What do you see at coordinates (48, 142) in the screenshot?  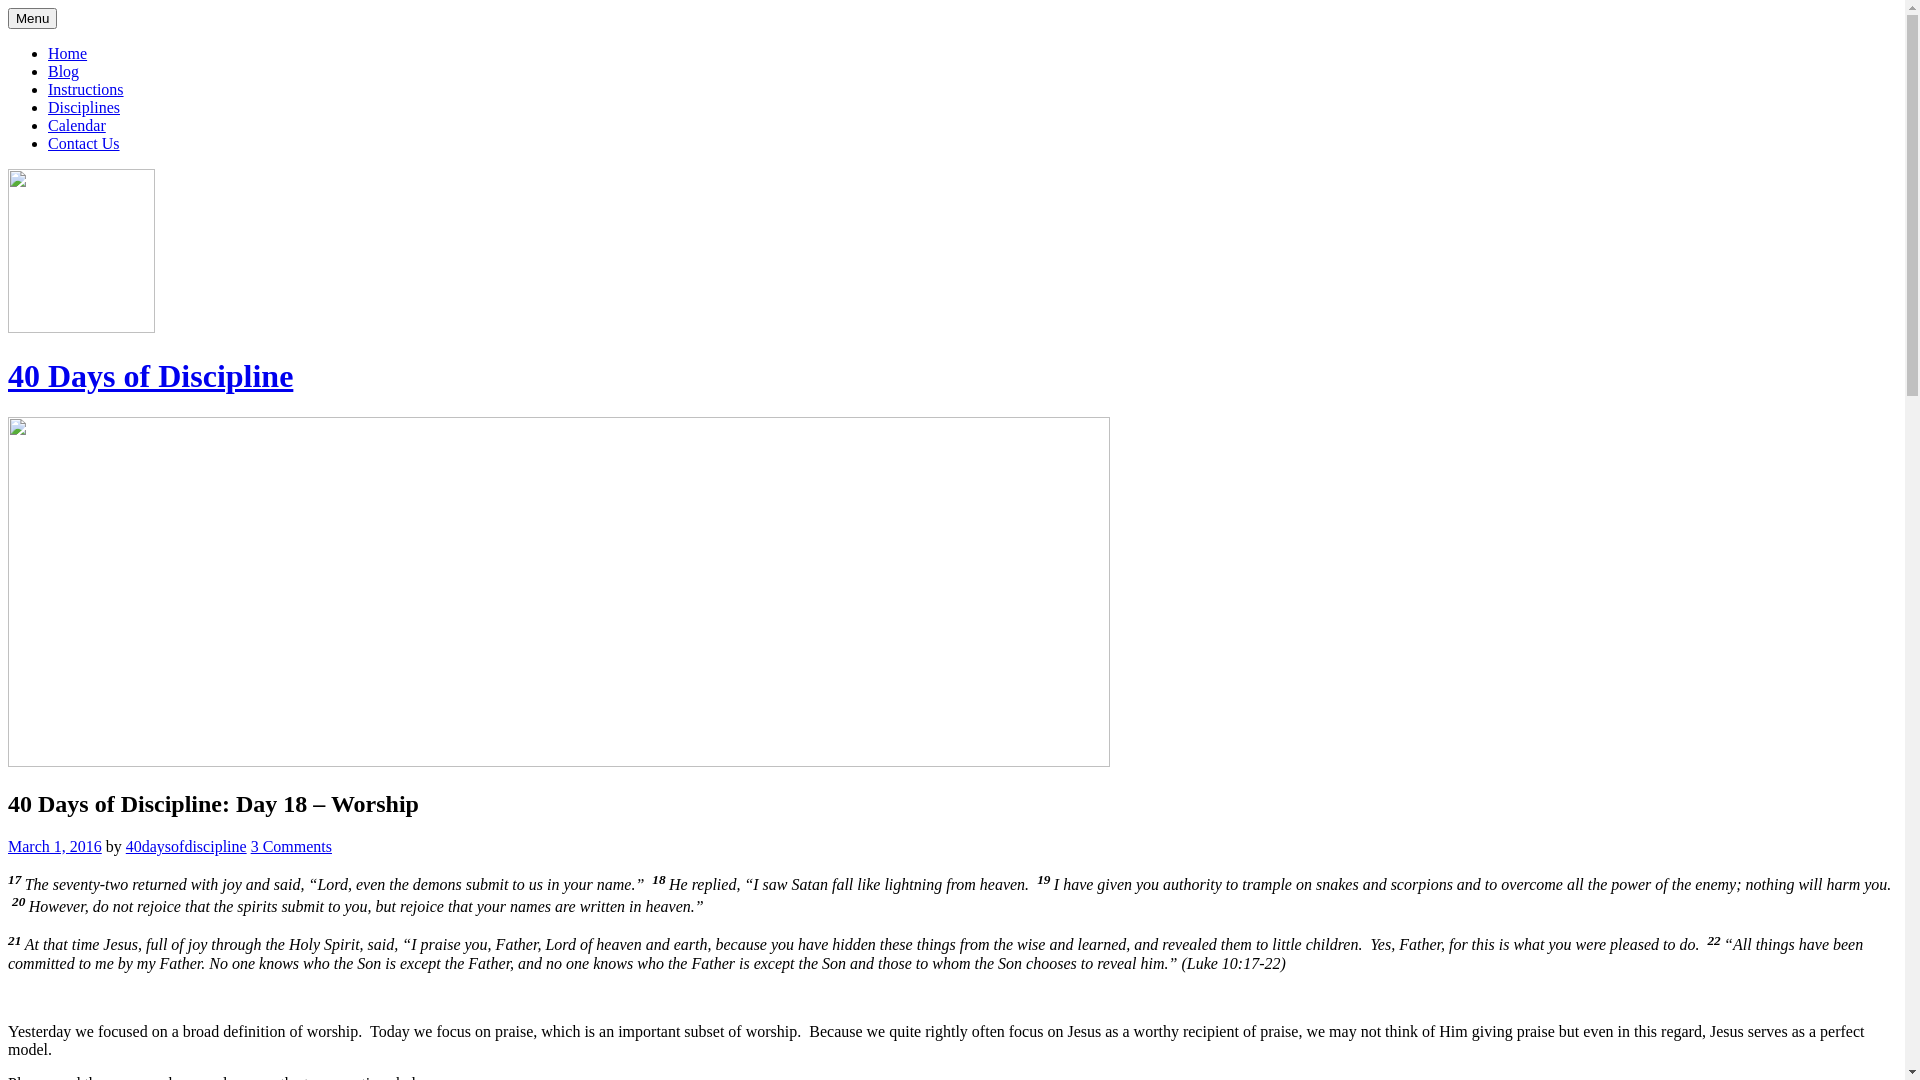 I see `'Contact Us'` at bounding box center [48, 142].